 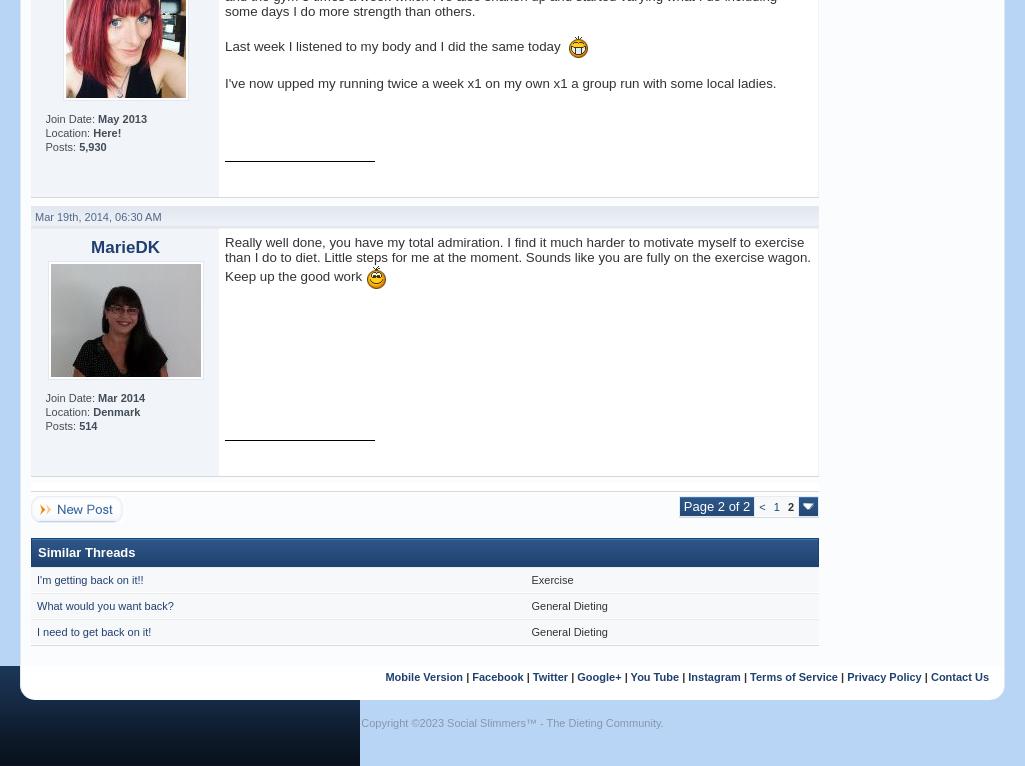 What do you see at coordinates (549, 676) in the screenshot?
I see `'Twitter'` at bounding box center [549, 676].